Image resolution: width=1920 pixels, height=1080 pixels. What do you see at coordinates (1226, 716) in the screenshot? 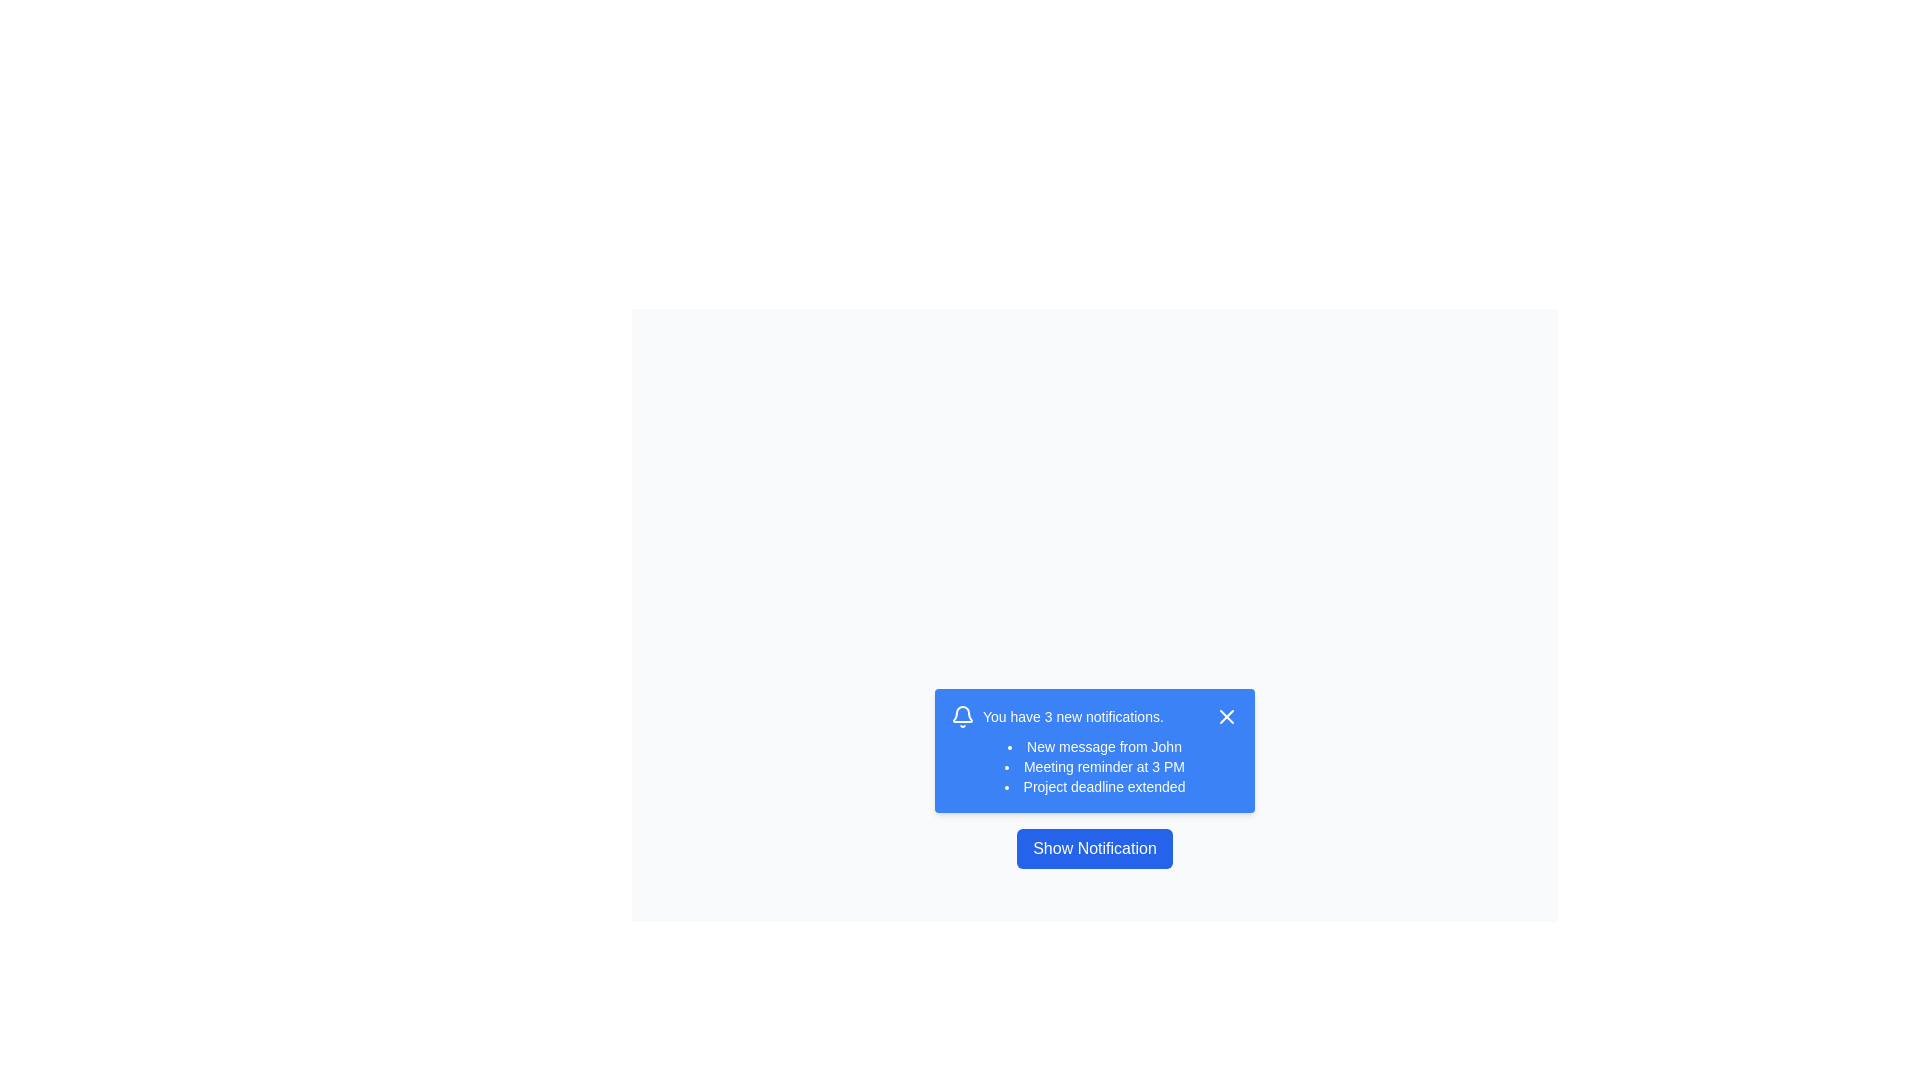
I see `the close button icon located in the top-right corner of the blue notification panel` at bounding box center [1226, 716].